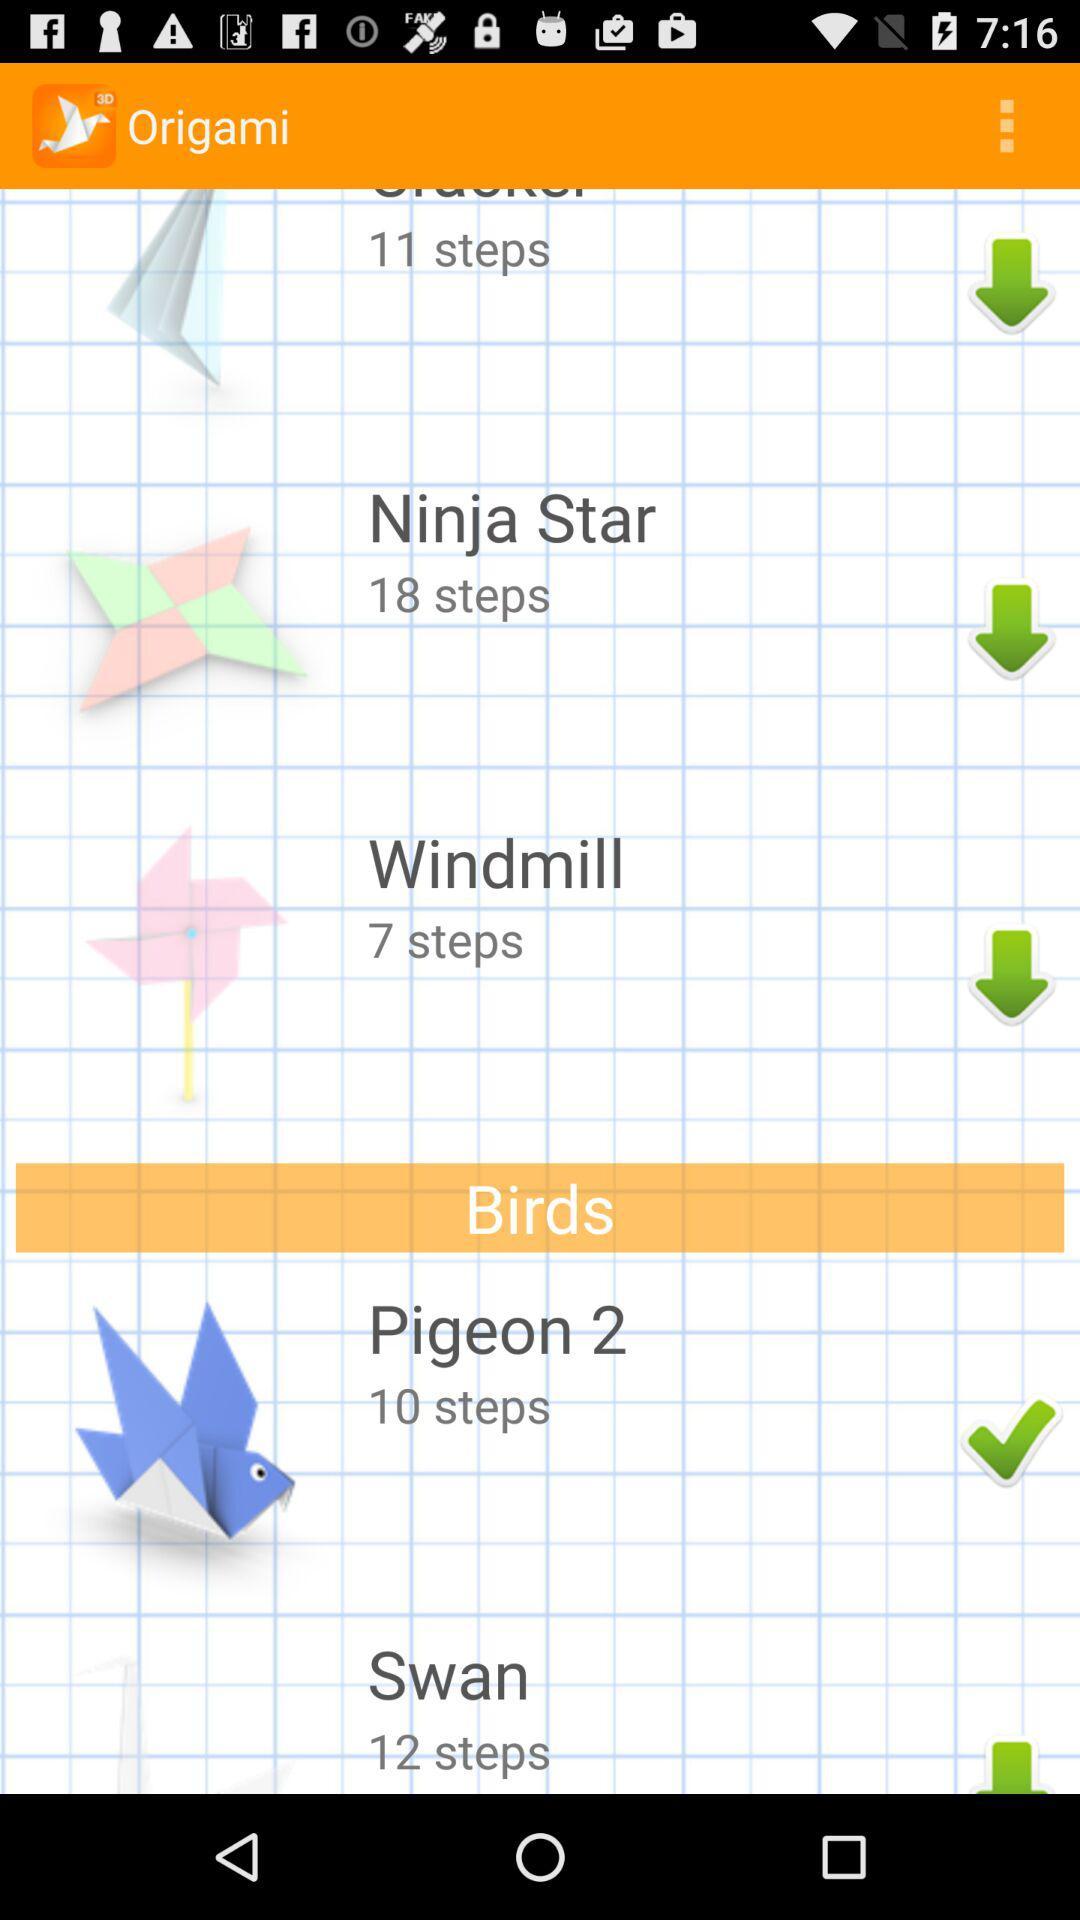  What do you see at coordinates (658, 938) in the screenshot?
I see `icon below the windmill` at bounding box center [658, 938].